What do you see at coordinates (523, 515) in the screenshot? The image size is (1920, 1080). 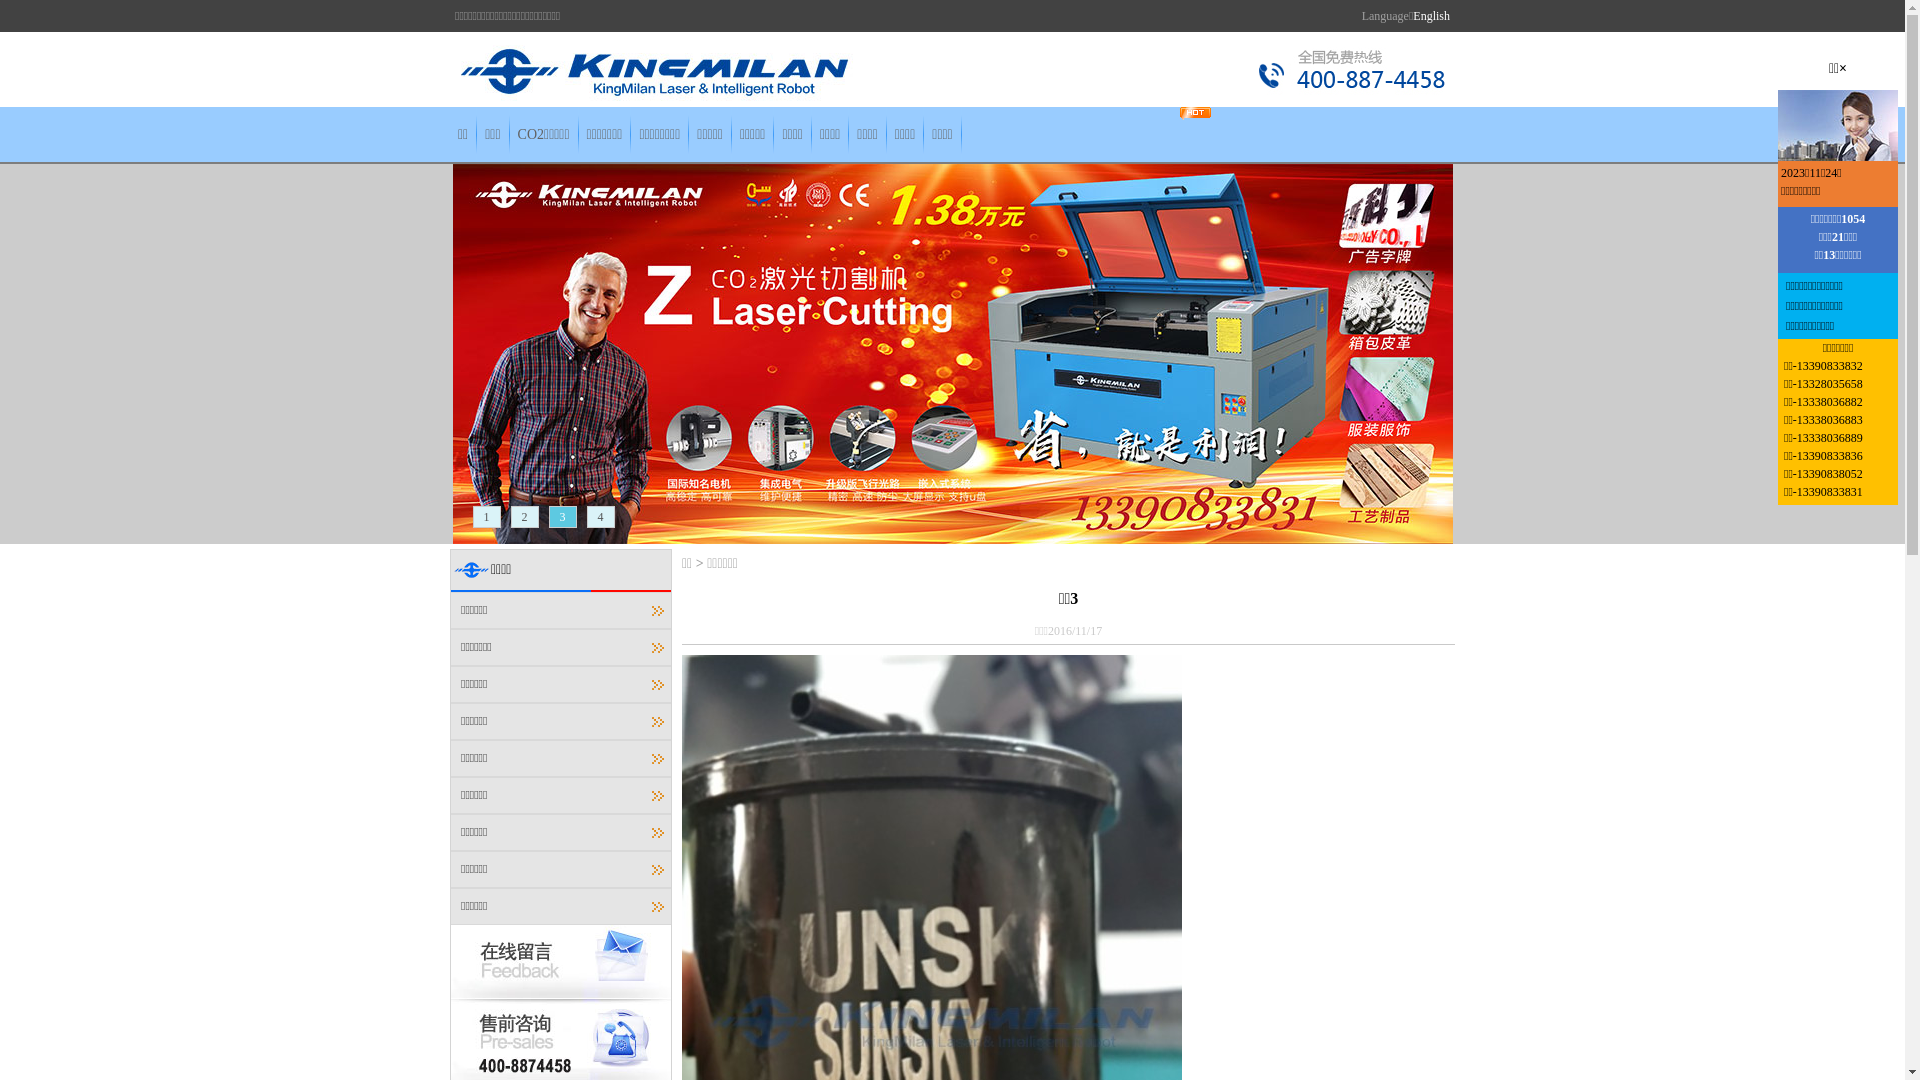 I see `'2'` at bounding box center [523, 515].